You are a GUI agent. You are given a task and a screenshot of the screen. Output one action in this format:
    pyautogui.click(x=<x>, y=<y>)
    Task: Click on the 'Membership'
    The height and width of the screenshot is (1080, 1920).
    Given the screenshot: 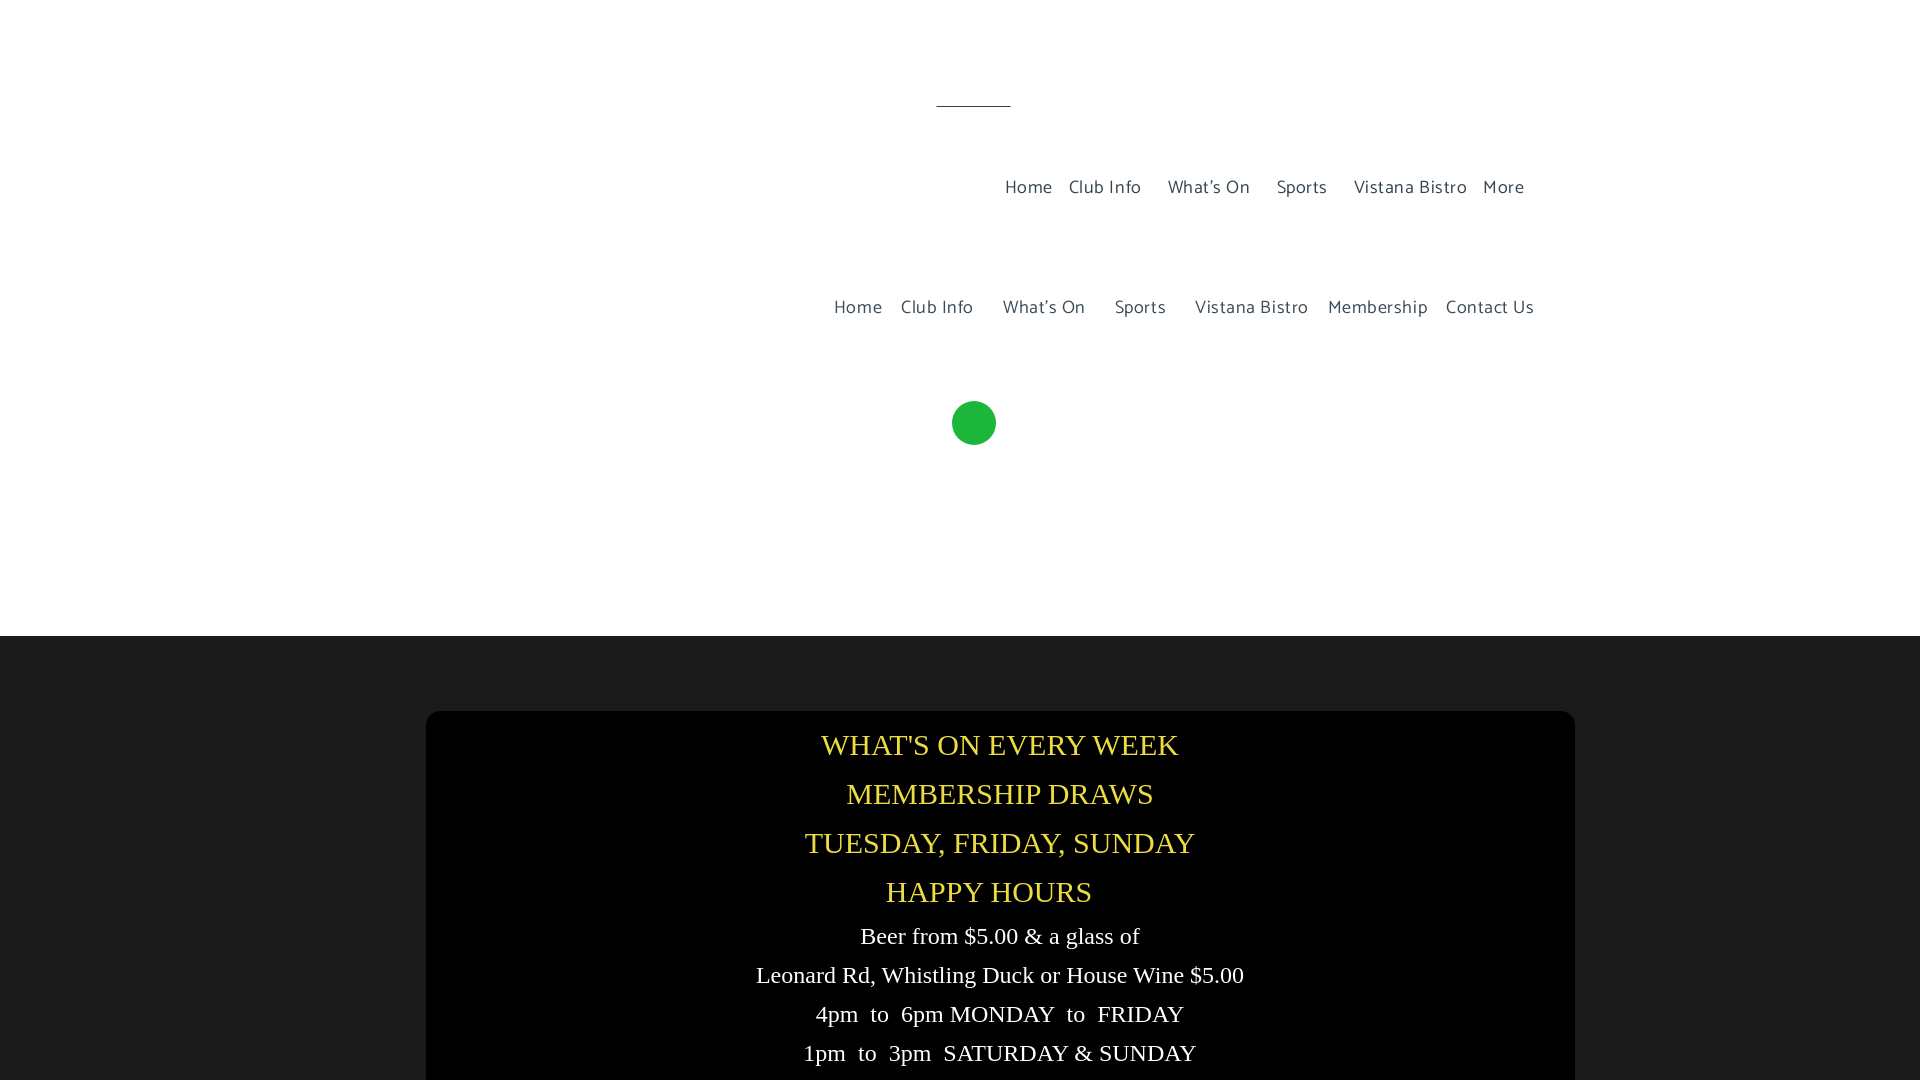 What is the action you would take?
    pyautogui.click(x=1367, y=308)
    